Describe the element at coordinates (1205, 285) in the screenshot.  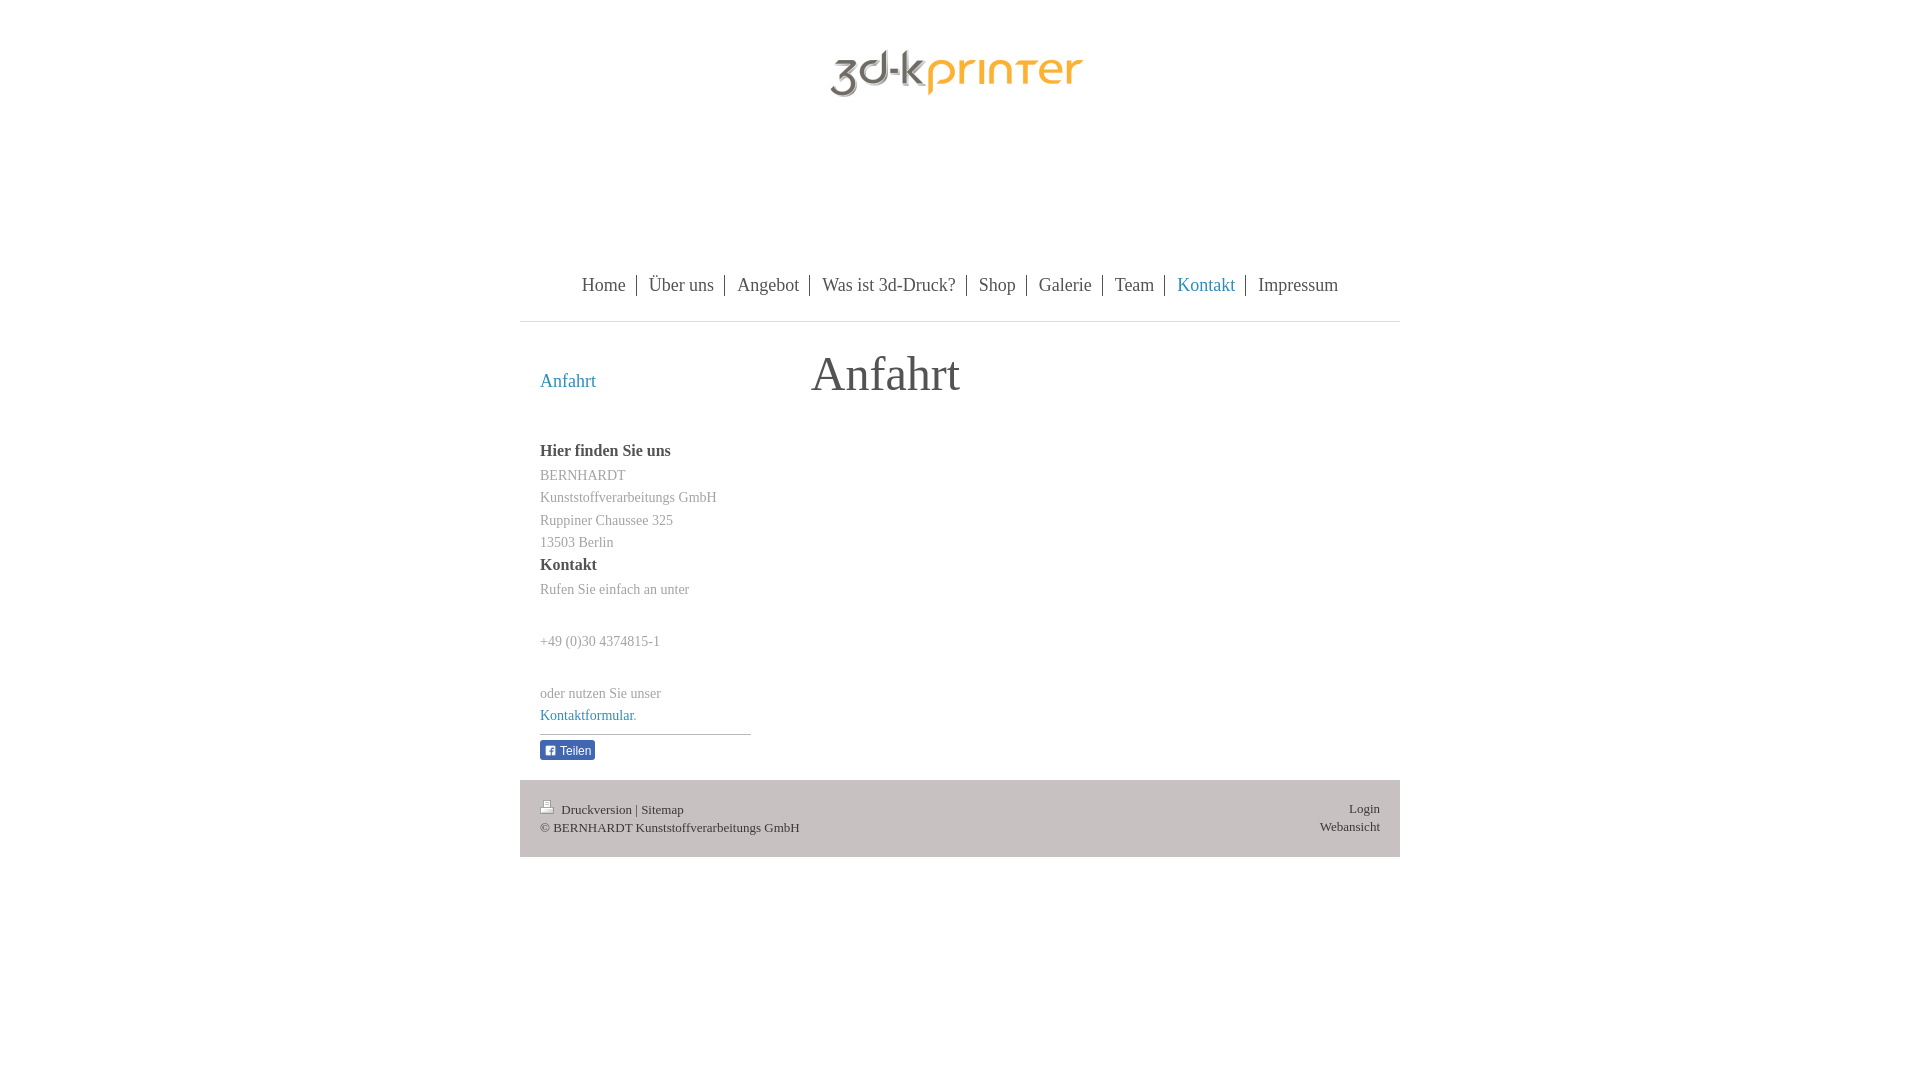
I see `'Kontakt'` at that location.